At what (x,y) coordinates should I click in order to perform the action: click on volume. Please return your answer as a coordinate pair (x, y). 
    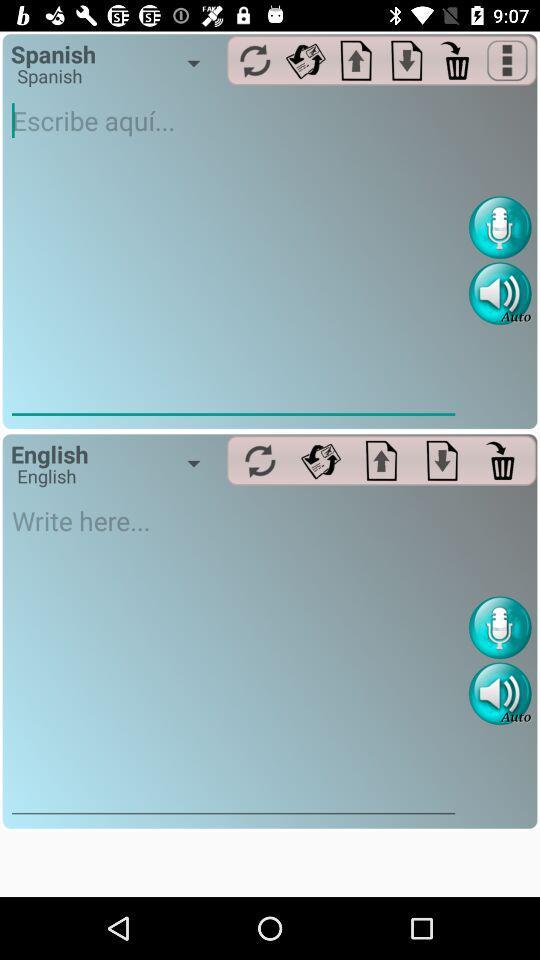
    Looking at the image, I should click on (499, 292).